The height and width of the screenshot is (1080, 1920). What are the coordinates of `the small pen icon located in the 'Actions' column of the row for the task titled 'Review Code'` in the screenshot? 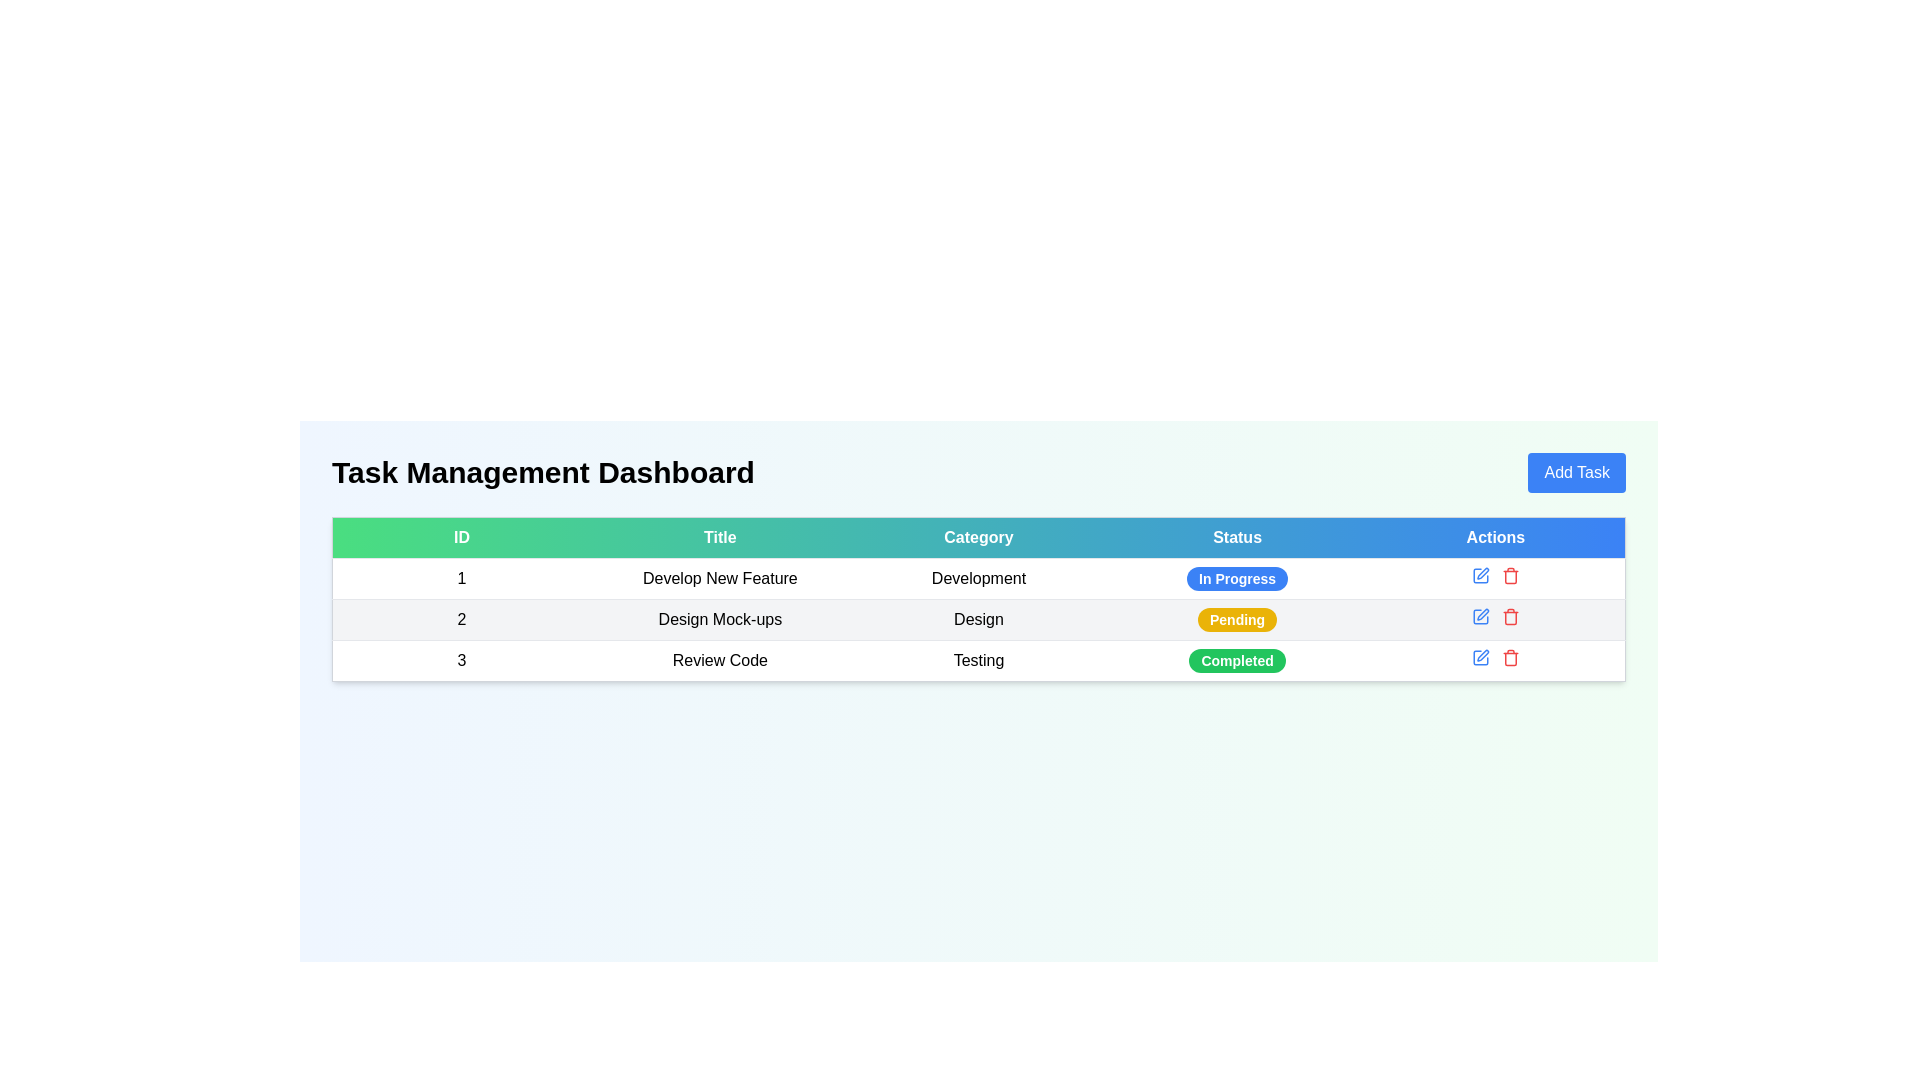 It's located at (1483, 655).